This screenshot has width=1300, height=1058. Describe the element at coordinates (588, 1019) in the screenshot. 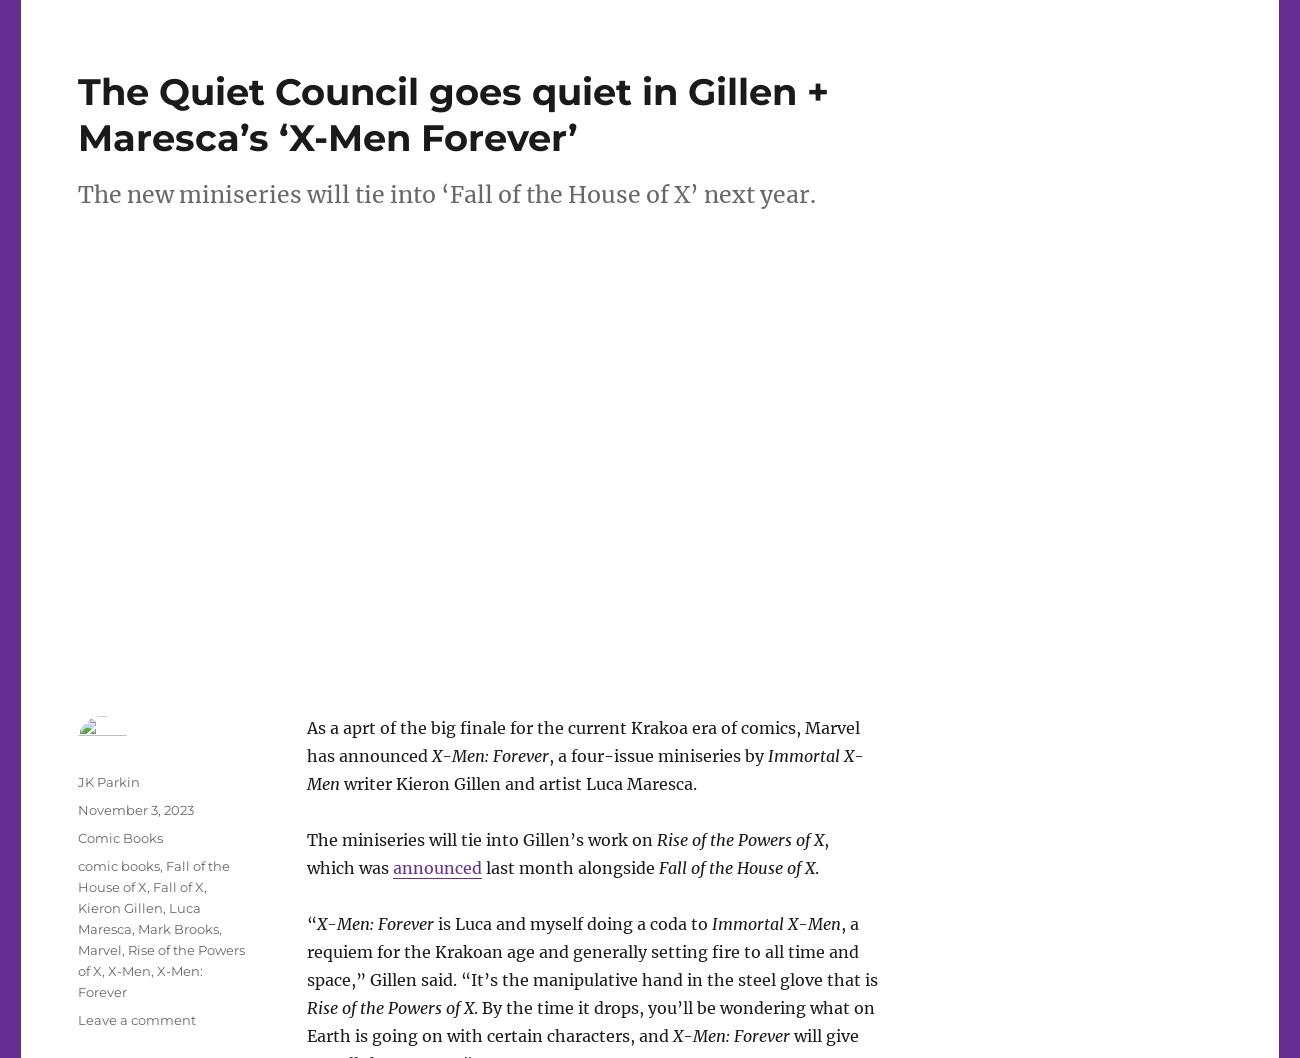

I see `'. By the time it drops, you’ll be wondering what on Earth is going on with certain characters, and'` at that location.